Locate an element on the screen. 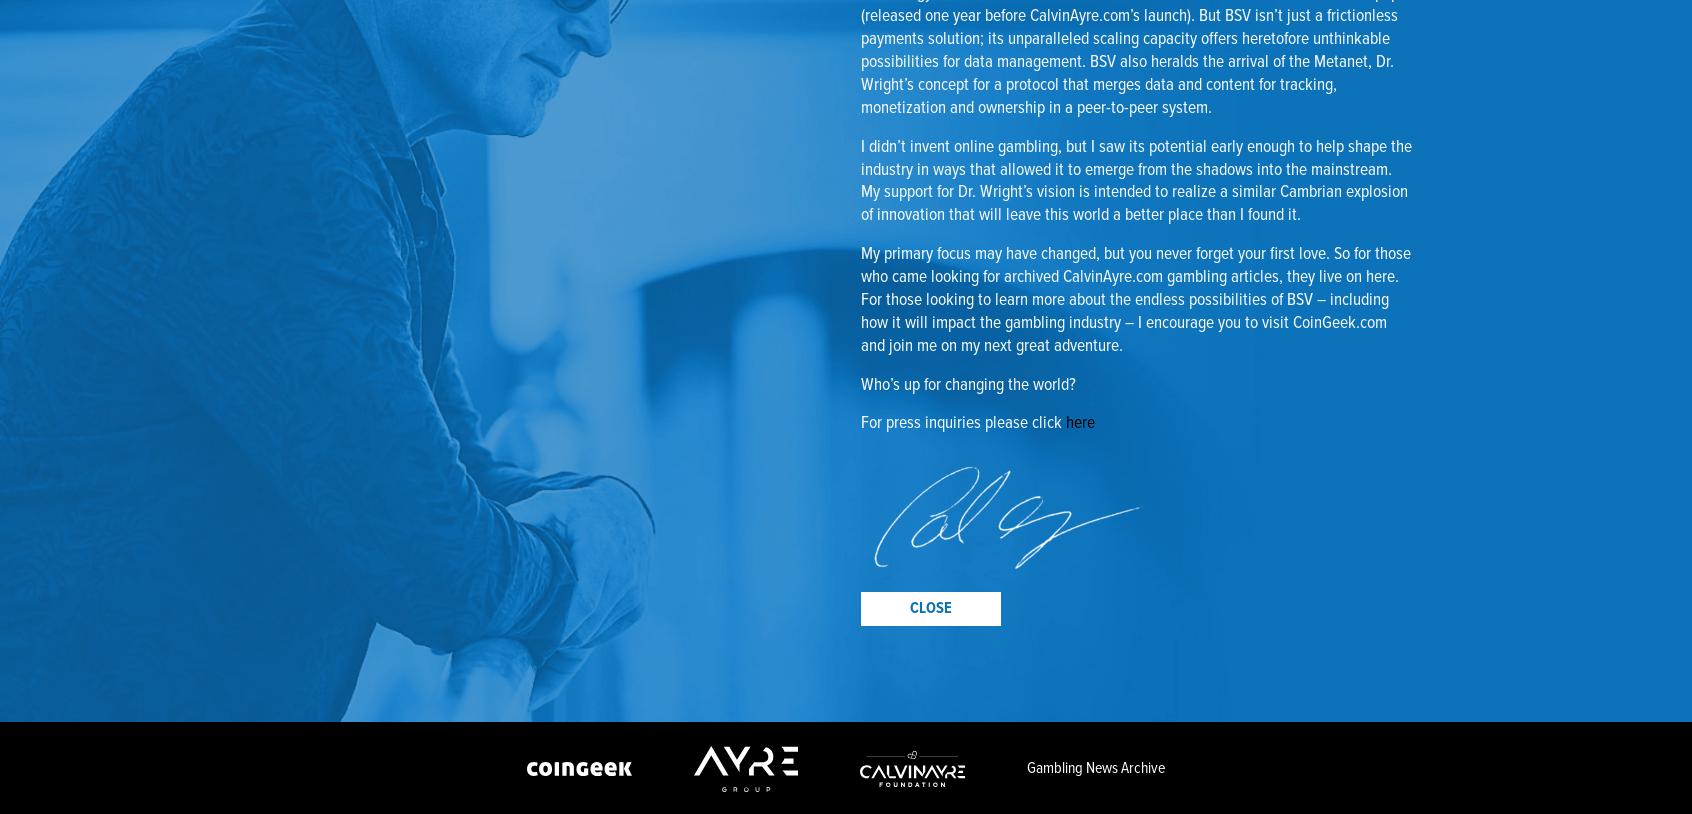 This screenshot has height=814, width=1692. 'For press inquiries please click' is located at coordinates (963, 422).